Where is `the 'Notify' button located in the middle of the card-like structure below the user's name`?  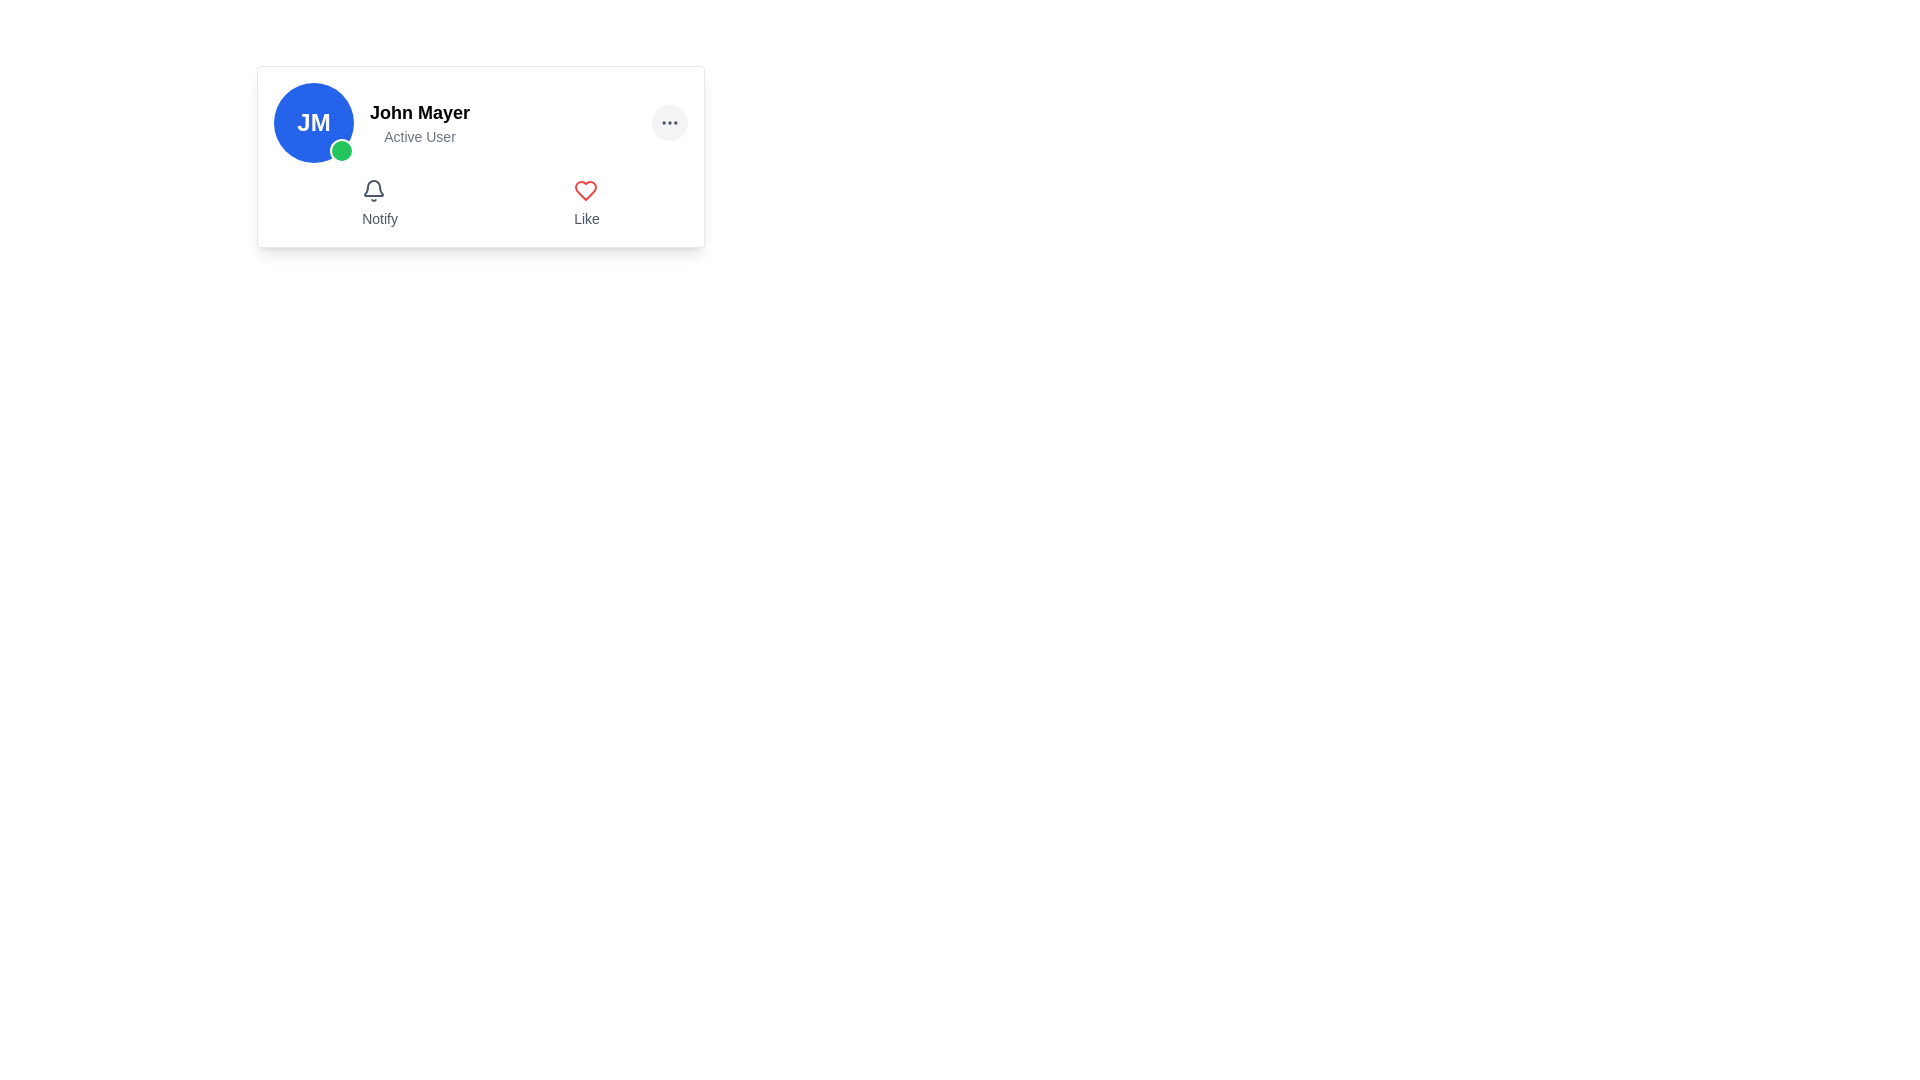 the 'Notify' button located in the middle of the card-like structure below the user's name is located at coordinates (379, 204).